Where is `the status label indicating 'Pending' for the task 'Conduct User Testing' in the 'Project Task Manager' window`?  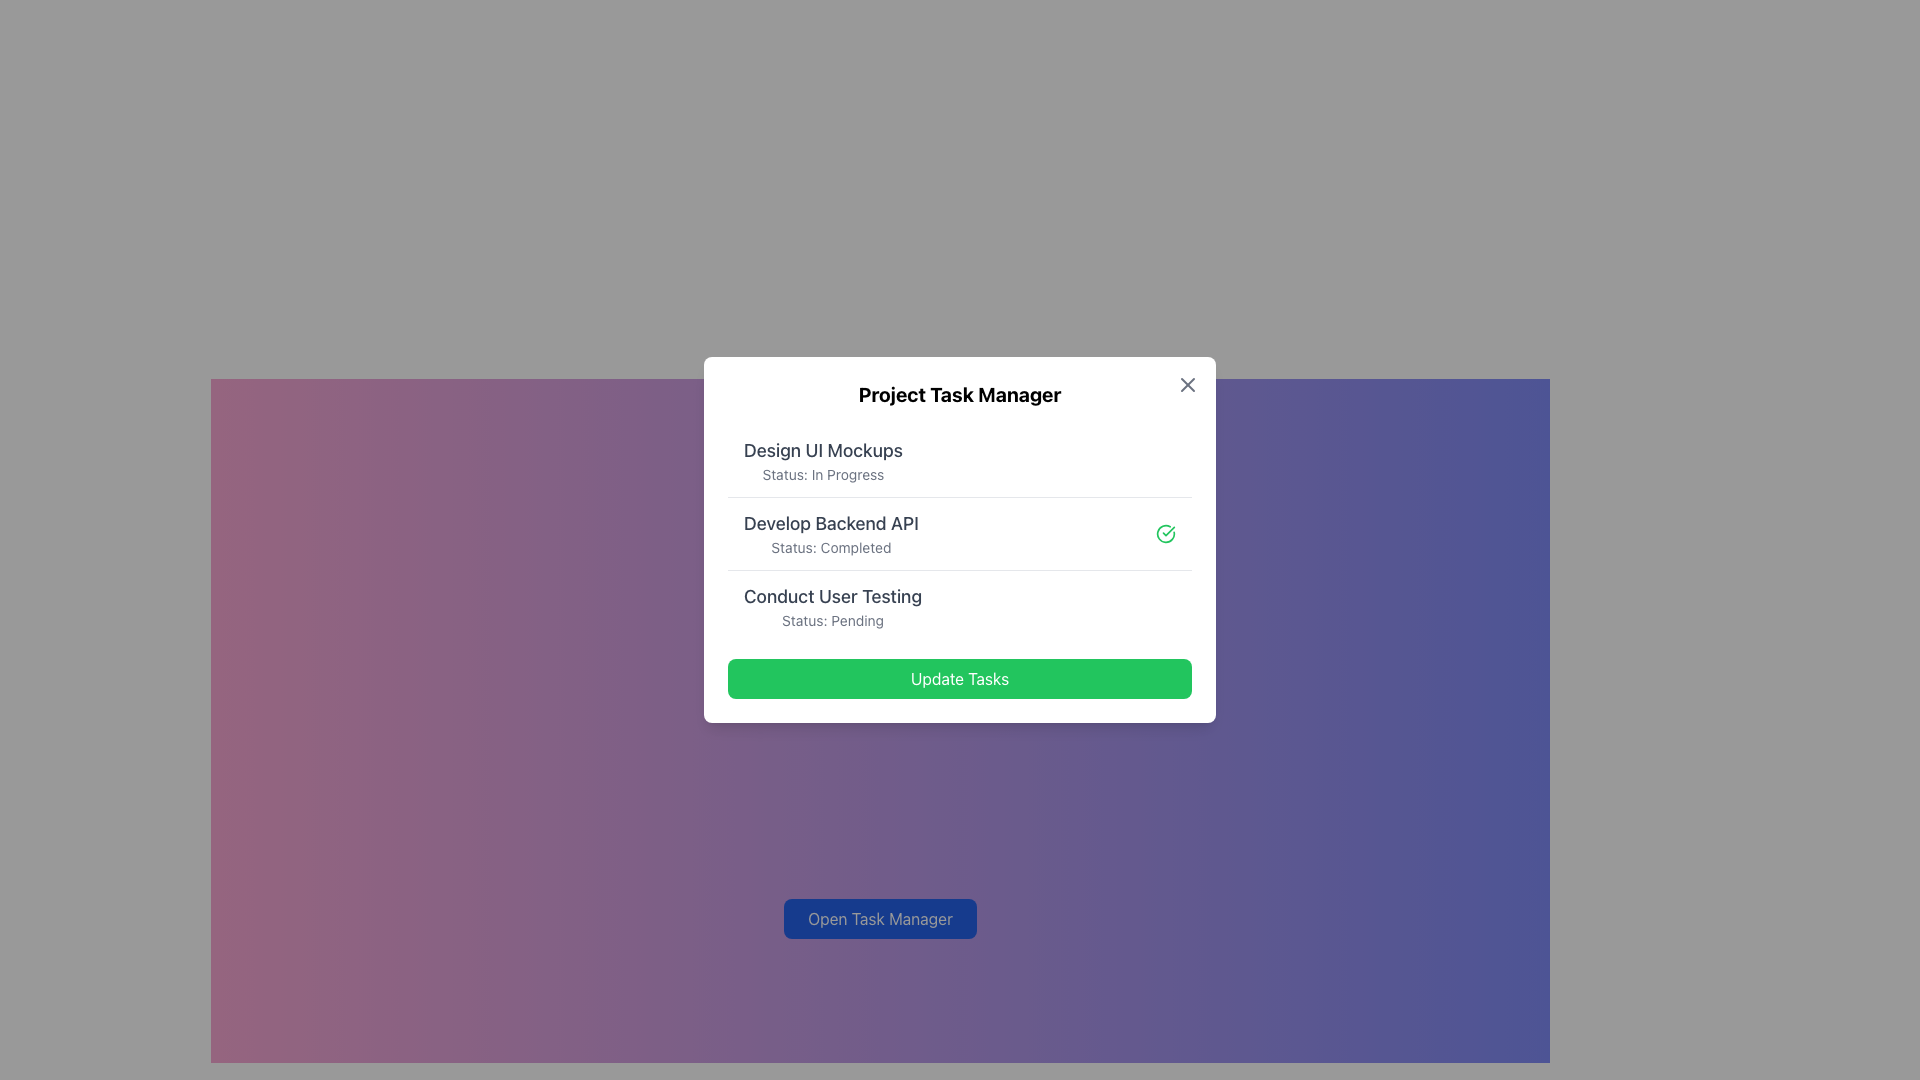
the status label indicating 'Pending' for the task 'Conduct User Testing' in the 'Project Task Manager' window is located at coordinates (833, 620).